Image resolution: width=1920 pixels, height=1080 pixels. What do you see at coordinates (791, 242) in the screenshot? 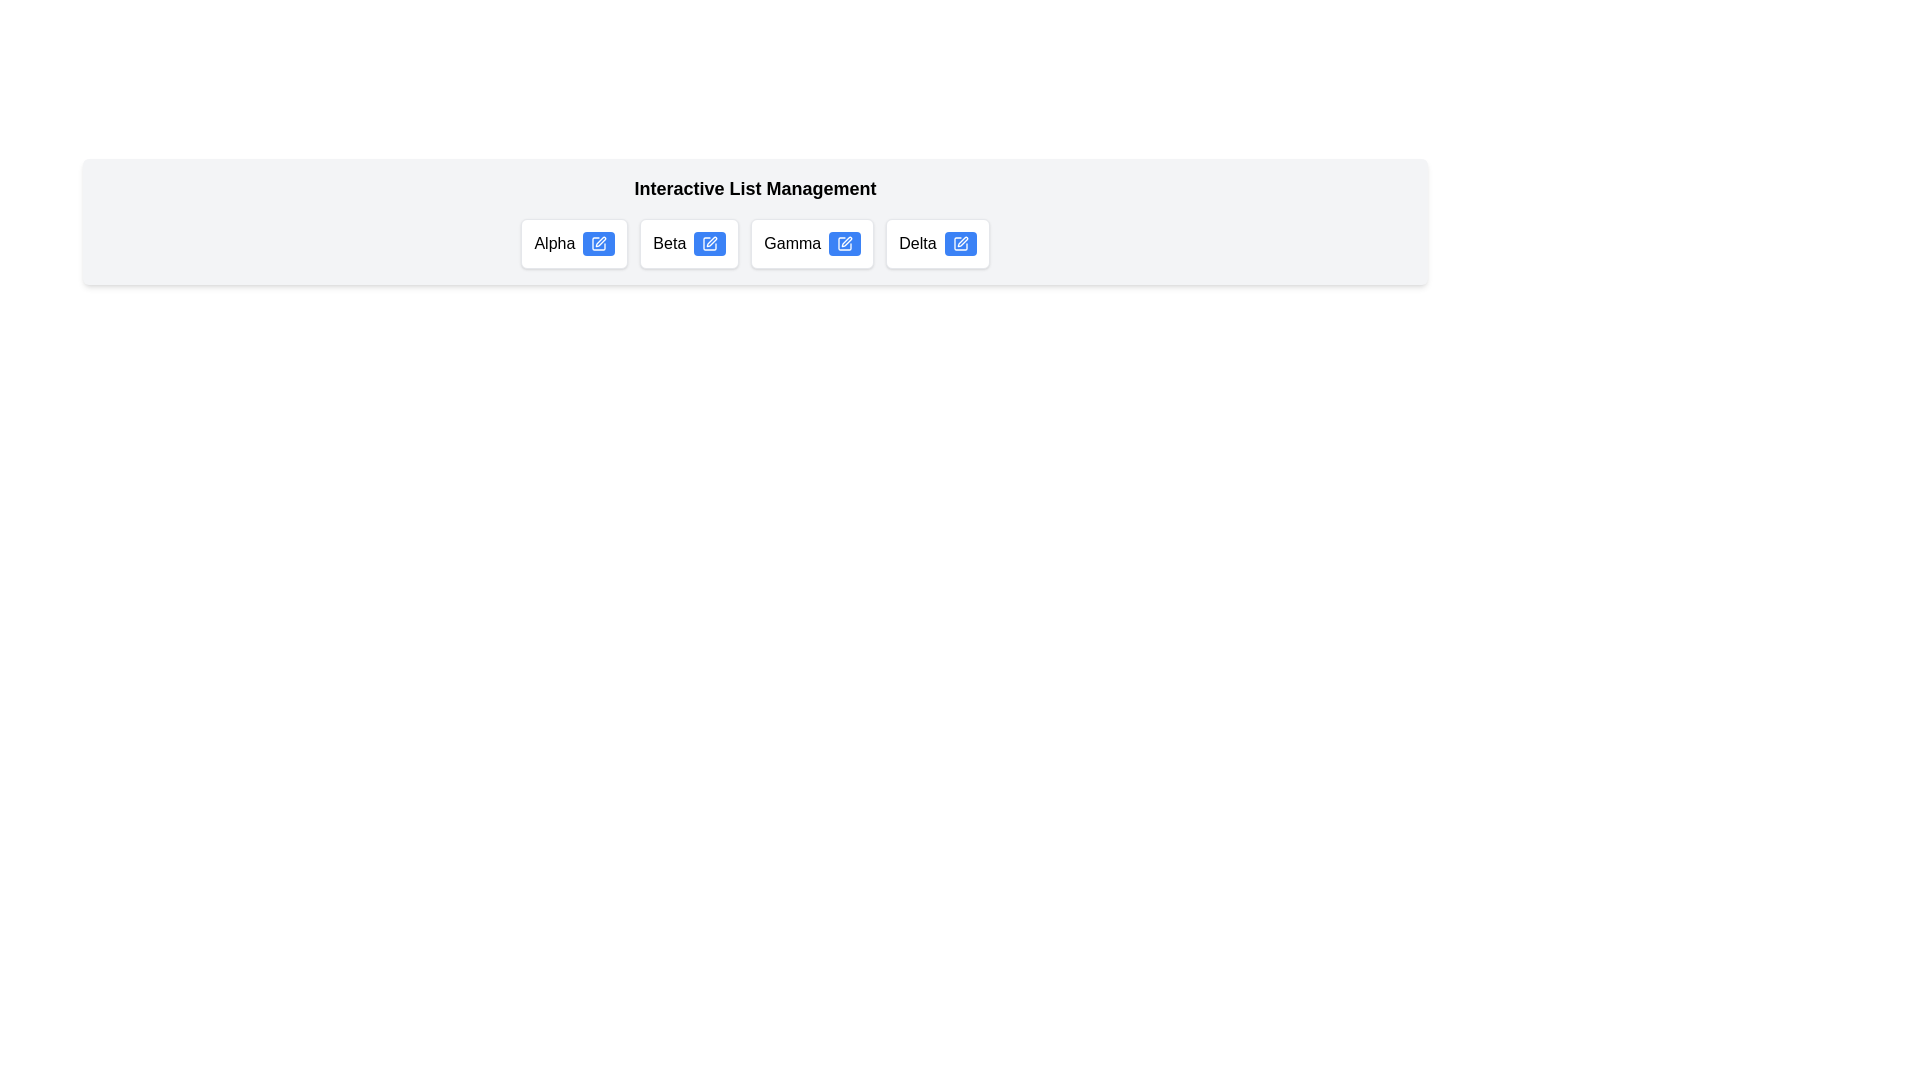
I see `the text label displaying 'Gamma' located in the center of the third panel among four horizontally arranged panels` at bounding box center [791, 242].